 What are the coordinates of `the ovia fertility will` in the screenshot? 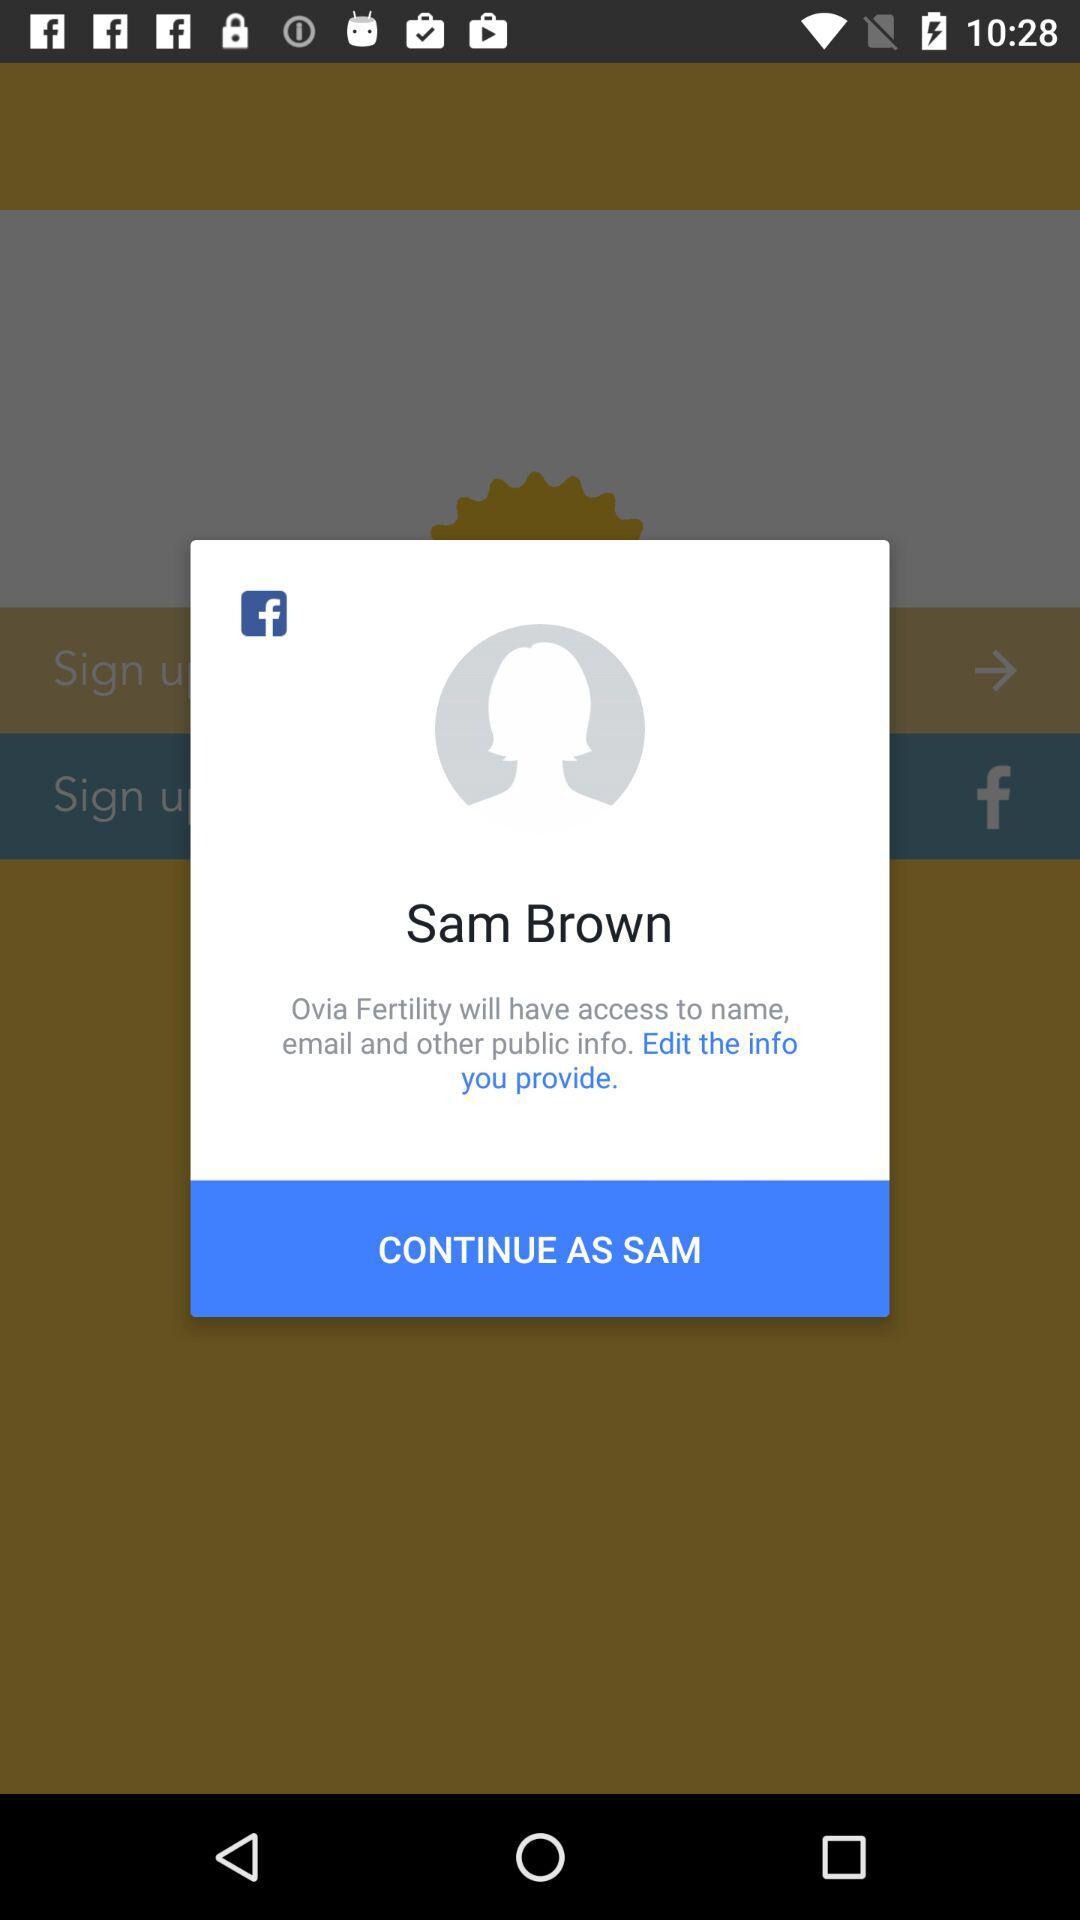 It's located at (540, 1041).